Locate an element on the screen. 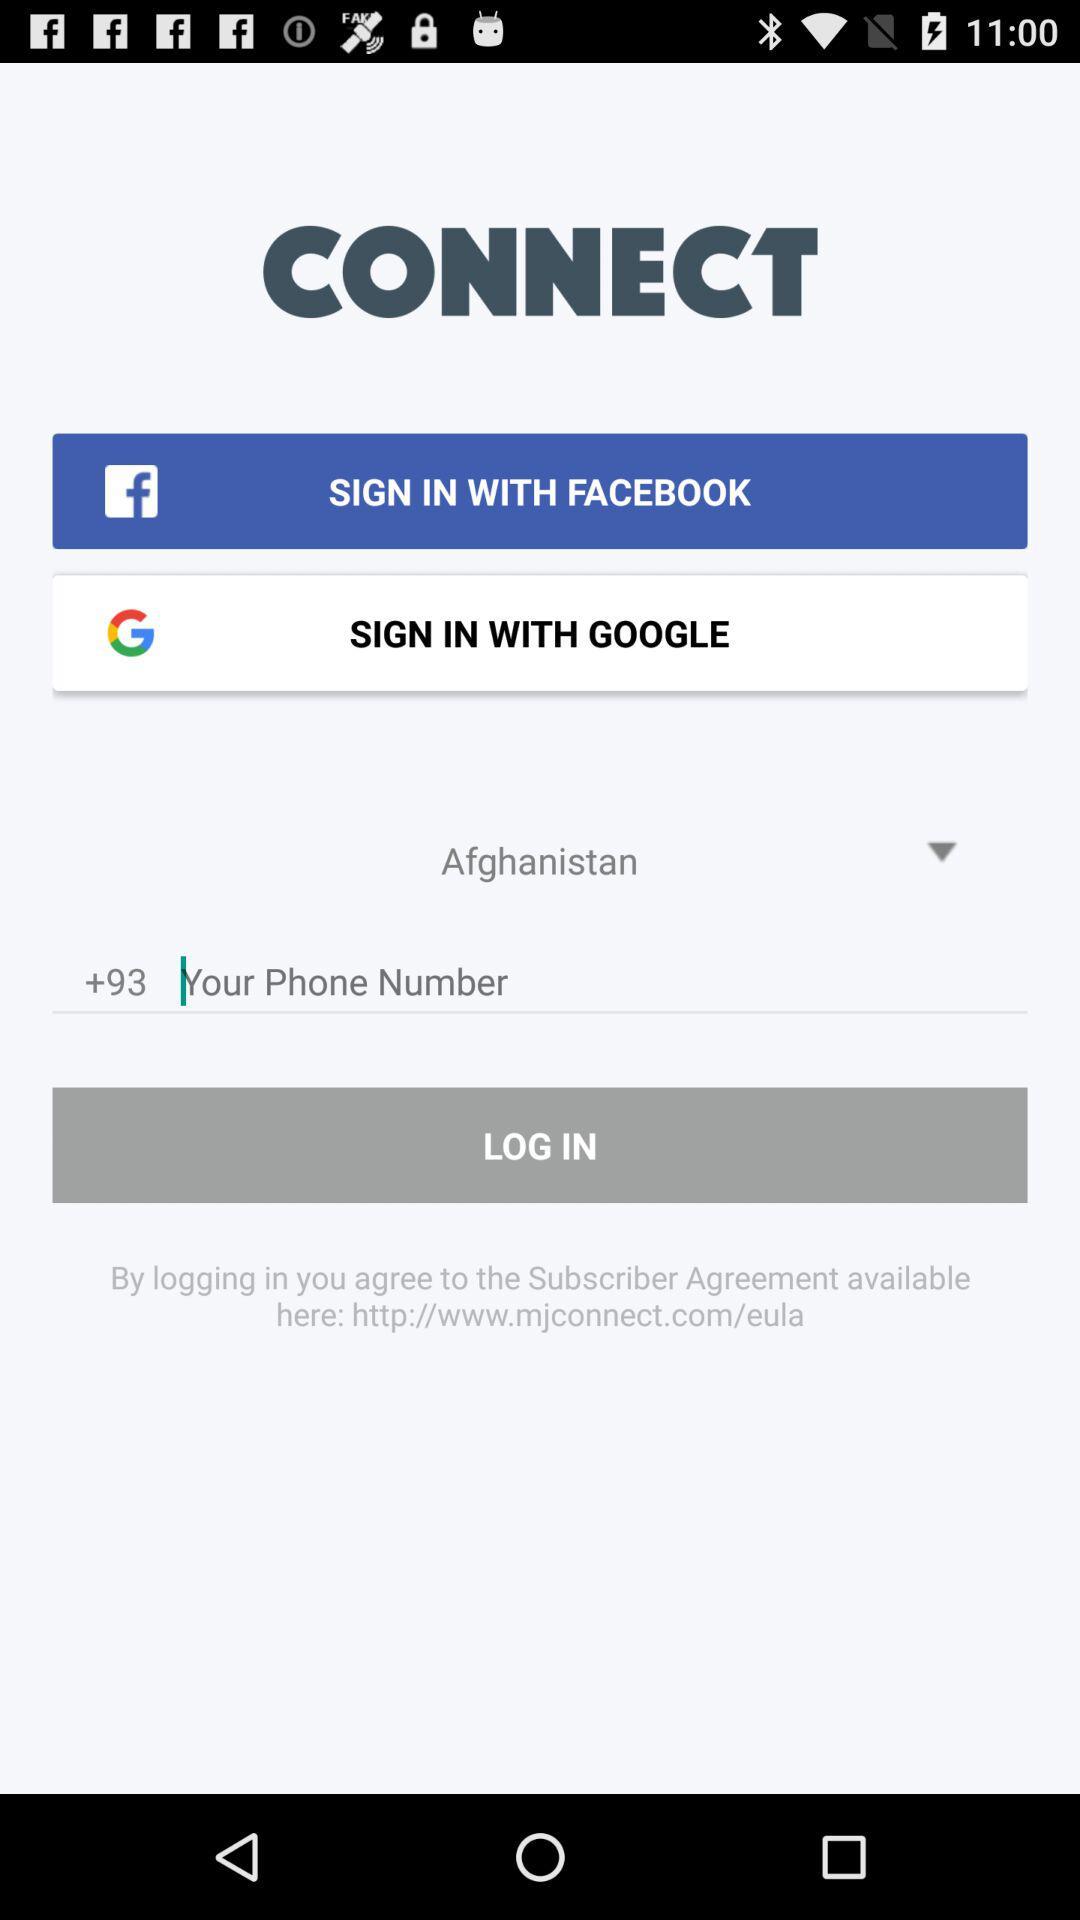 The image size is (1080, 1920). by logging in item is located at coordinates (540, 1295).